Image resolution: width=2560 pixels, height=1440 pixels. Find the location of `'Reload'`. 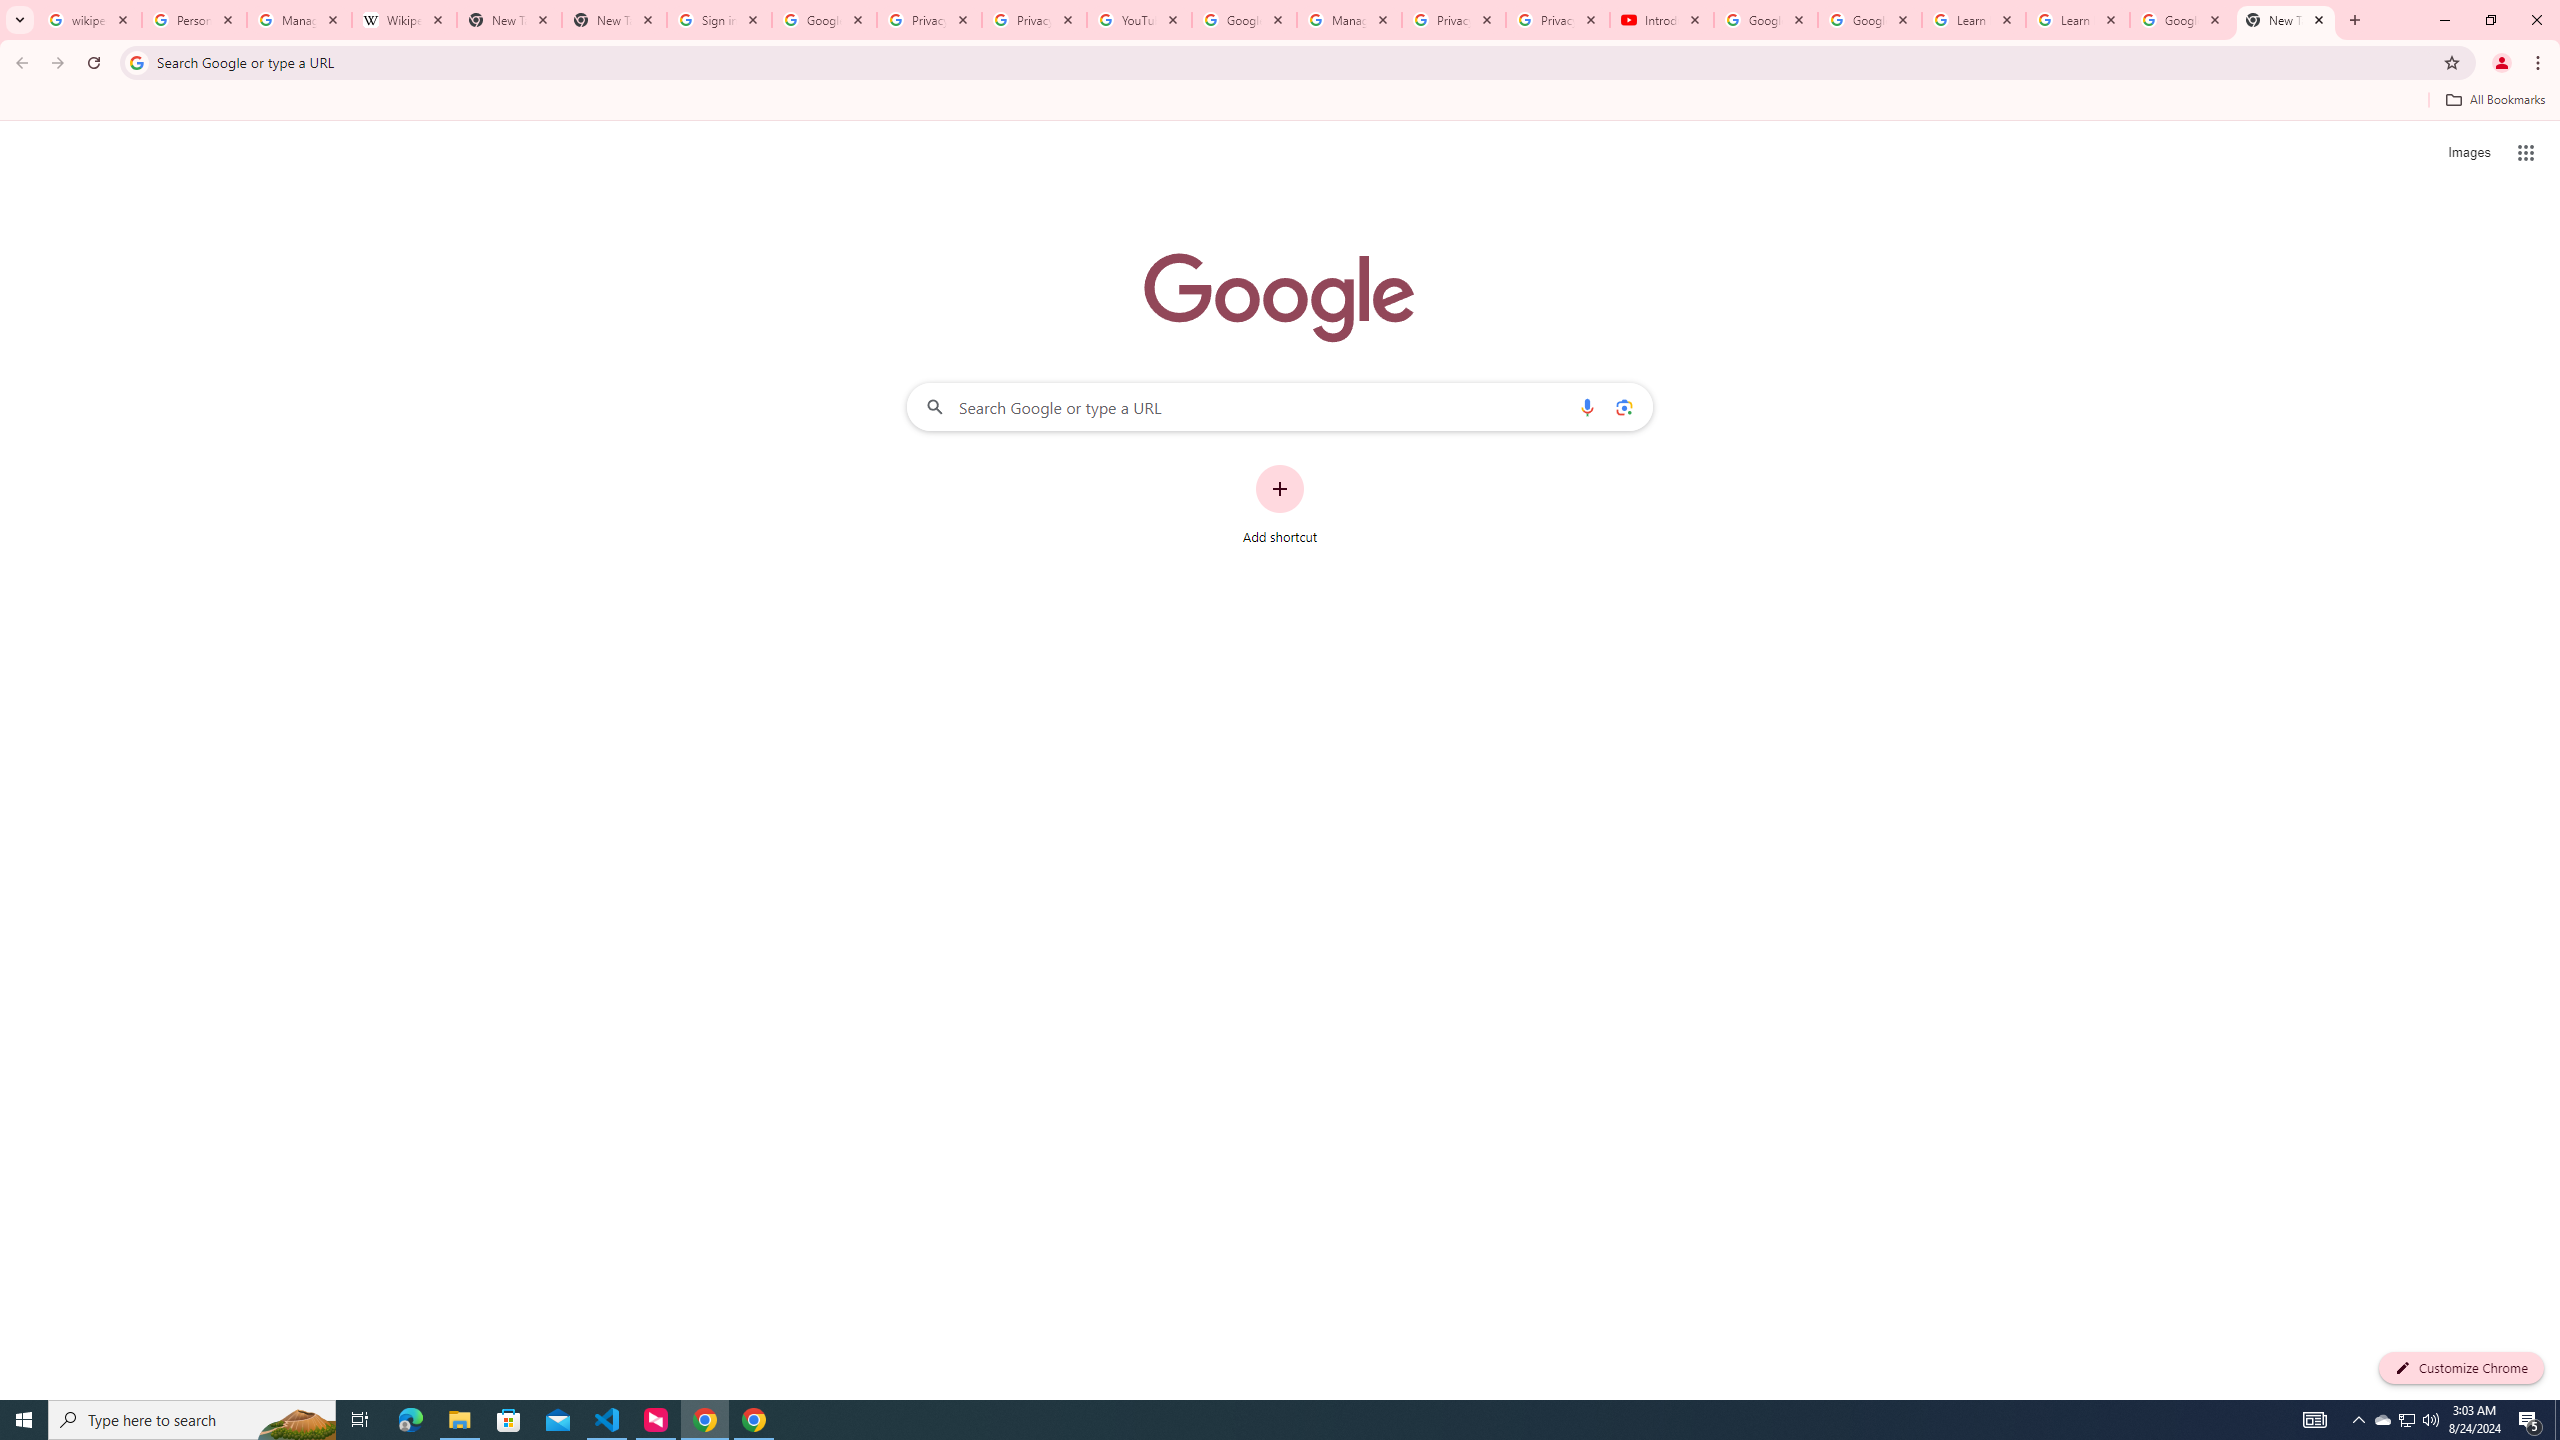

'Reload' is located at coordinates (93, 62).